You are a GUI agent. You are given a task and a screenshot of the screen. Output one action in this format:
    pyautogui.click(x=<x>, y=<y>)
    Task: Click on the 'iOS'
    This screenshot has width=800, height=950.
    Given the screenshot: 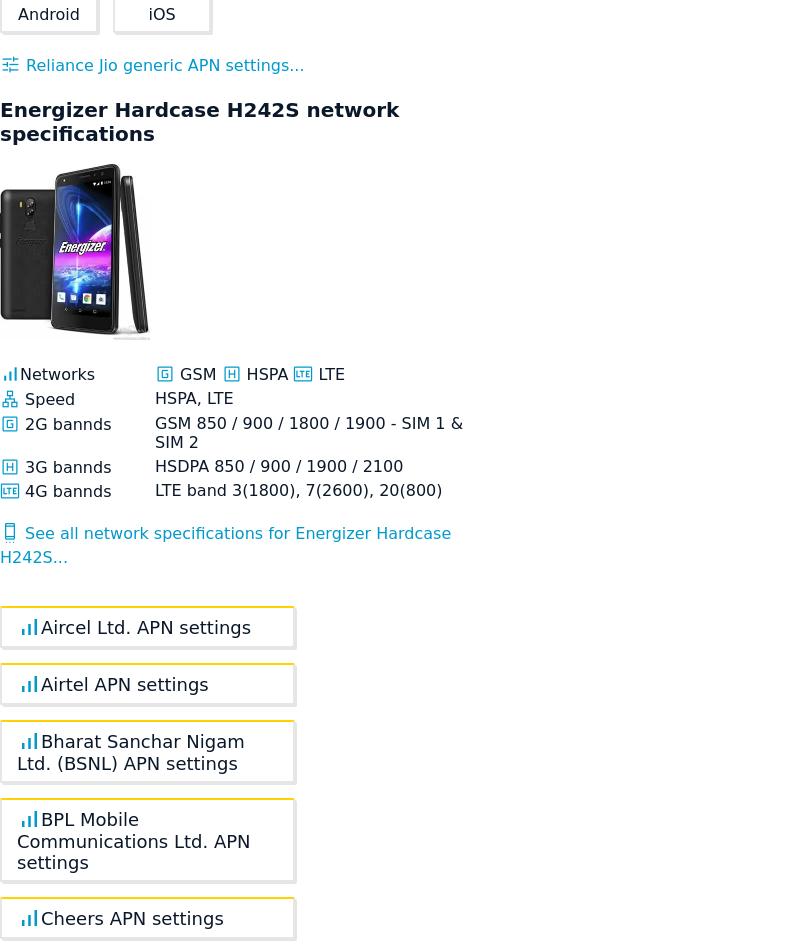 What is the action you would take?
    pyautogui.click(x=148, y=14)
    